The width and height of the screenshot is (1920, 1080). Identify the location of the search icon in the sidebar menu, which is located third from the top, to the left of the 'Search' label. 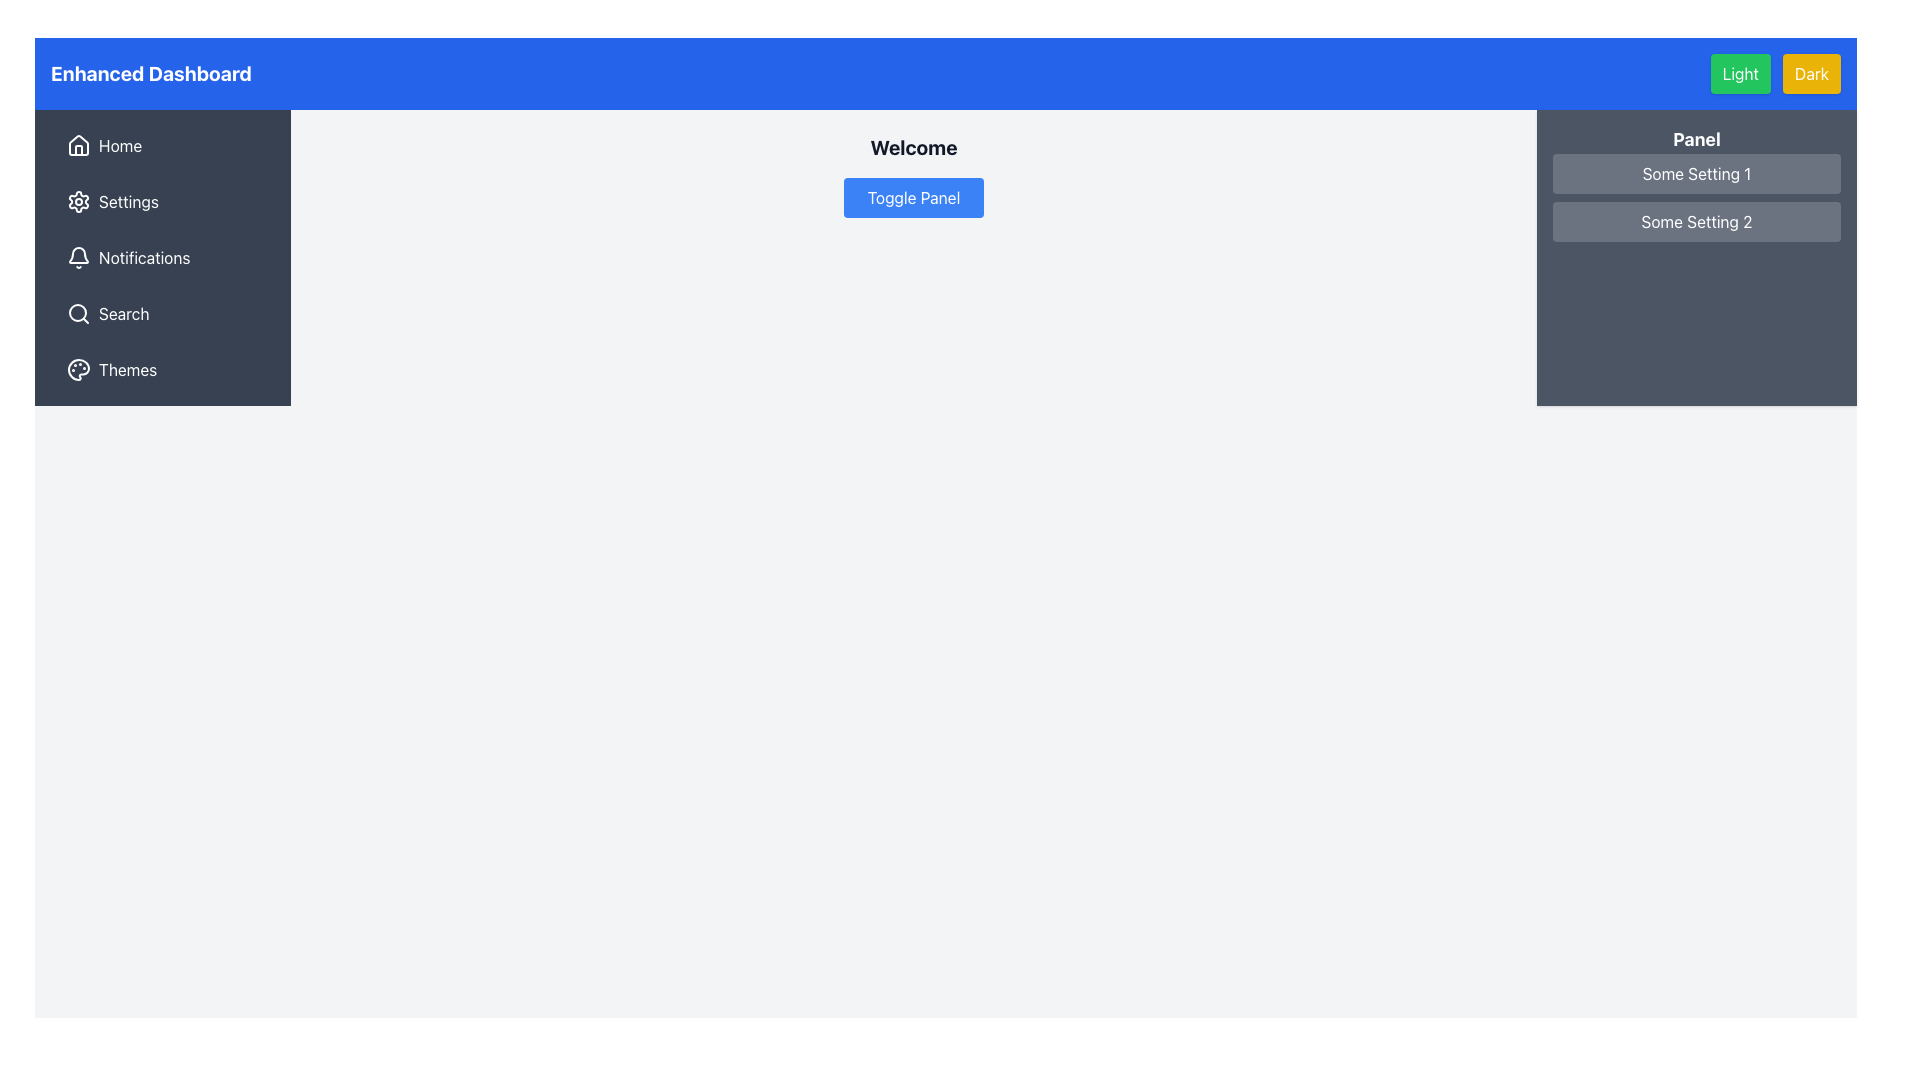
(78, 313).